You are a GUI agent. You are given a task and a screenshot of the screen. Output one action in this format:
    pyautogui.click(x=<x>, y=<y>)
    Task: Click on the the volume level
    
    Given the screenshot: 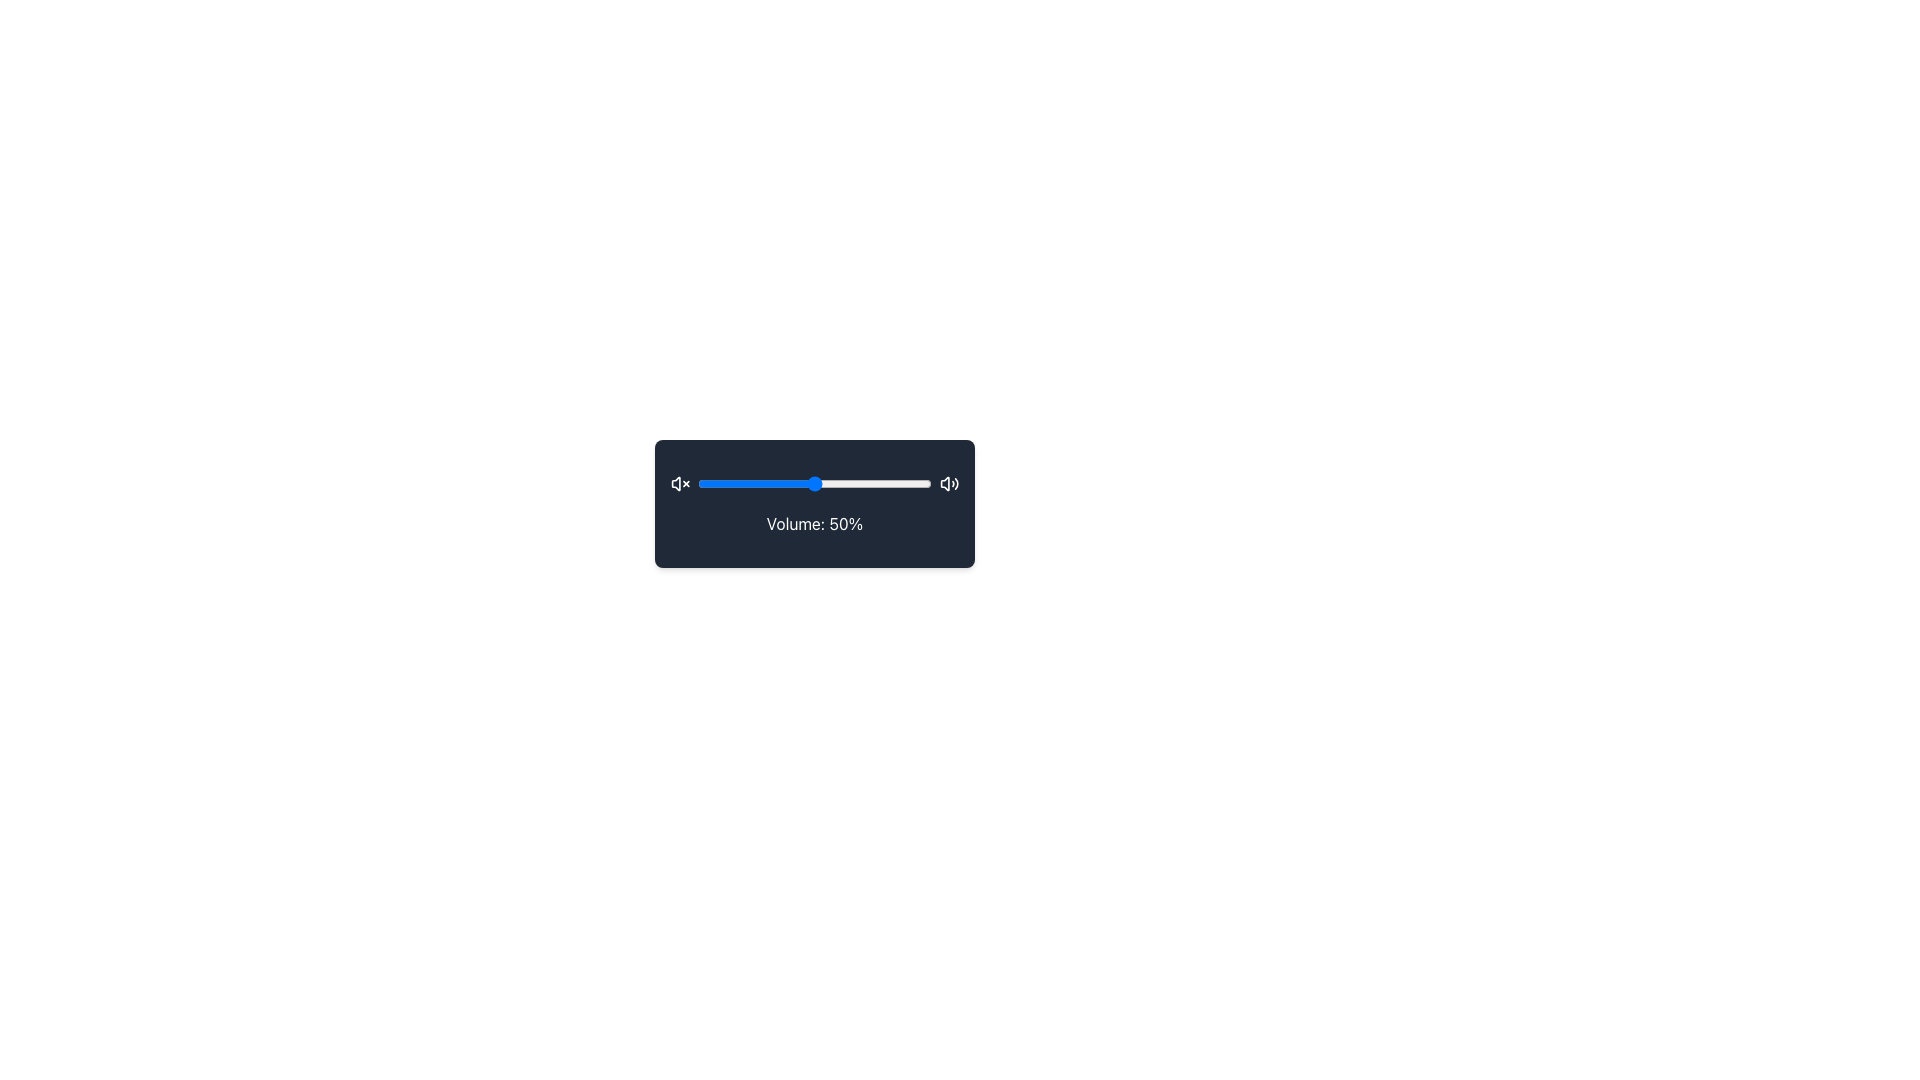 What is the action you would take?
    pyautogui.click(x=833, y=483)
    